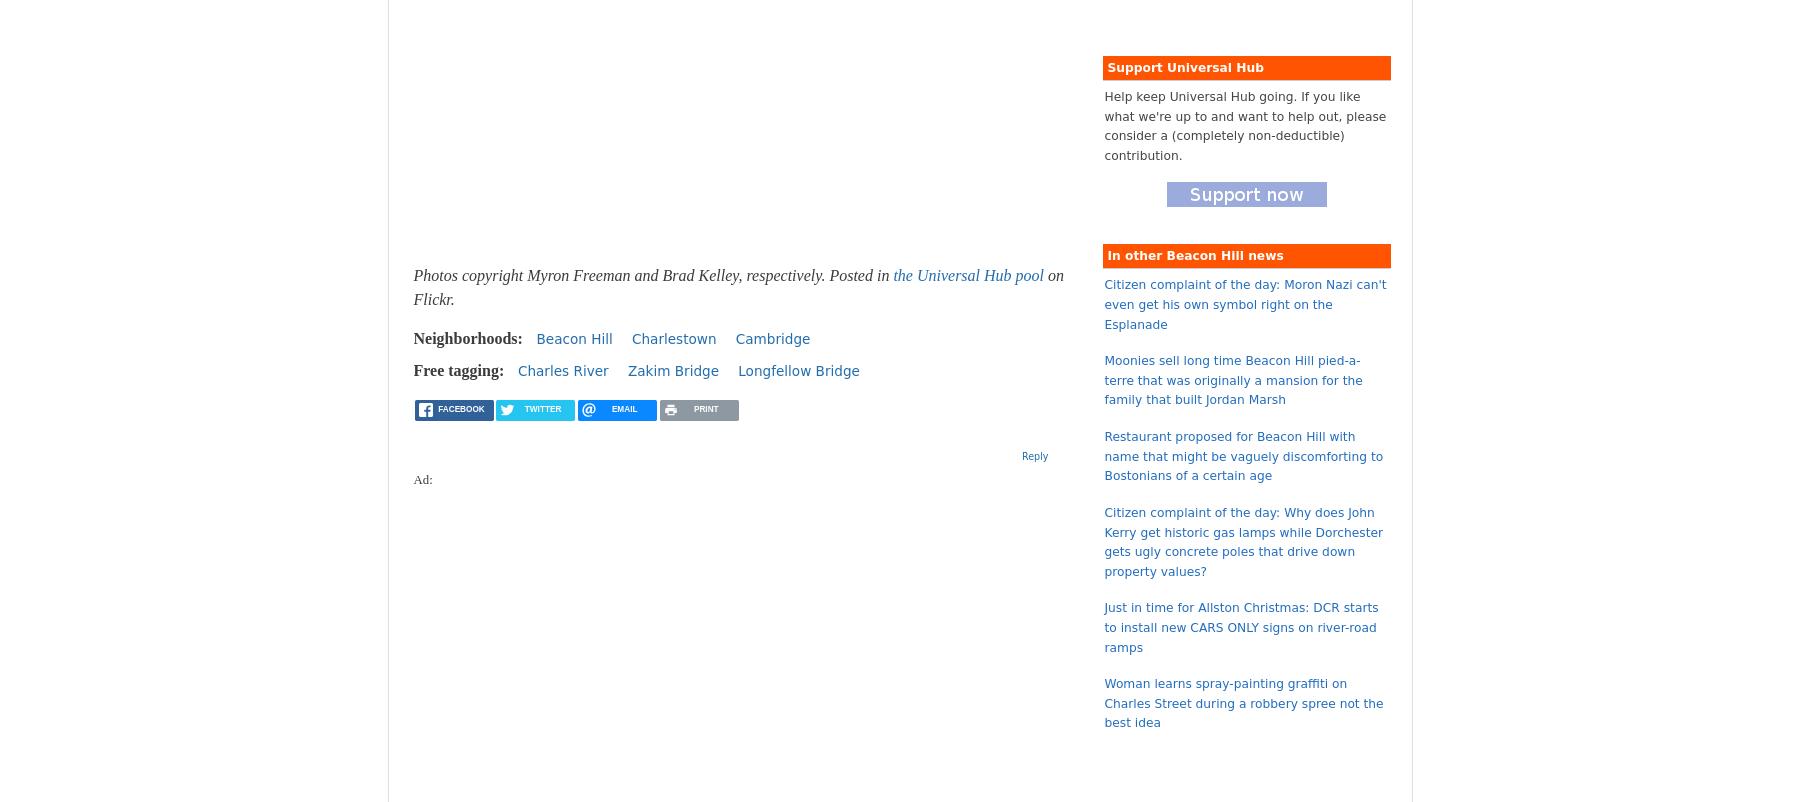 Image resolution: width=1800 pixels, height=802 pixels. Describe the element at coordinates (1243, 455) in the screenshot. I see `'Restaurant proposed for Beacon Hill with name that might be vaguely discomforting to Bostonians of a certain age'` at that location.